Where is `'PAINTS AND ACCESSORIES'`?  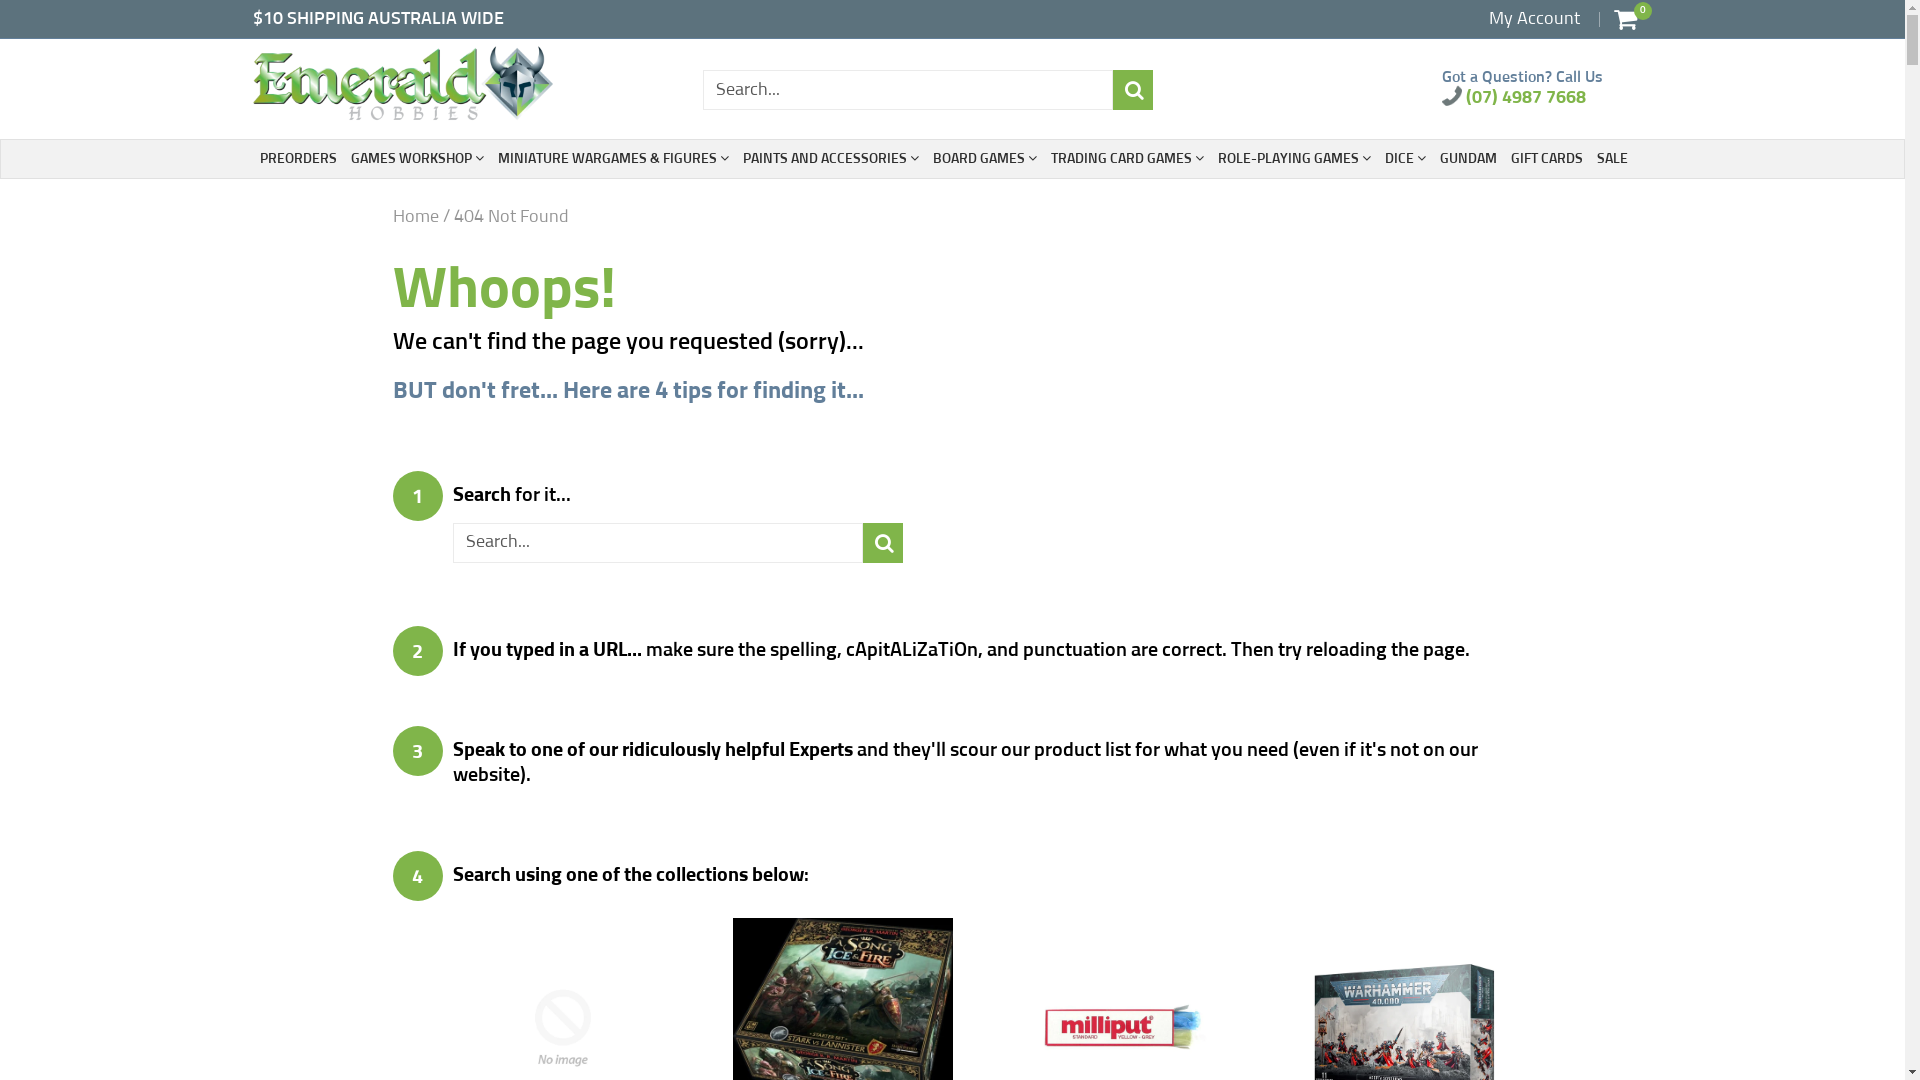 'PAINTS AND ACCESSORIES' is located at coordinates (830, 157).